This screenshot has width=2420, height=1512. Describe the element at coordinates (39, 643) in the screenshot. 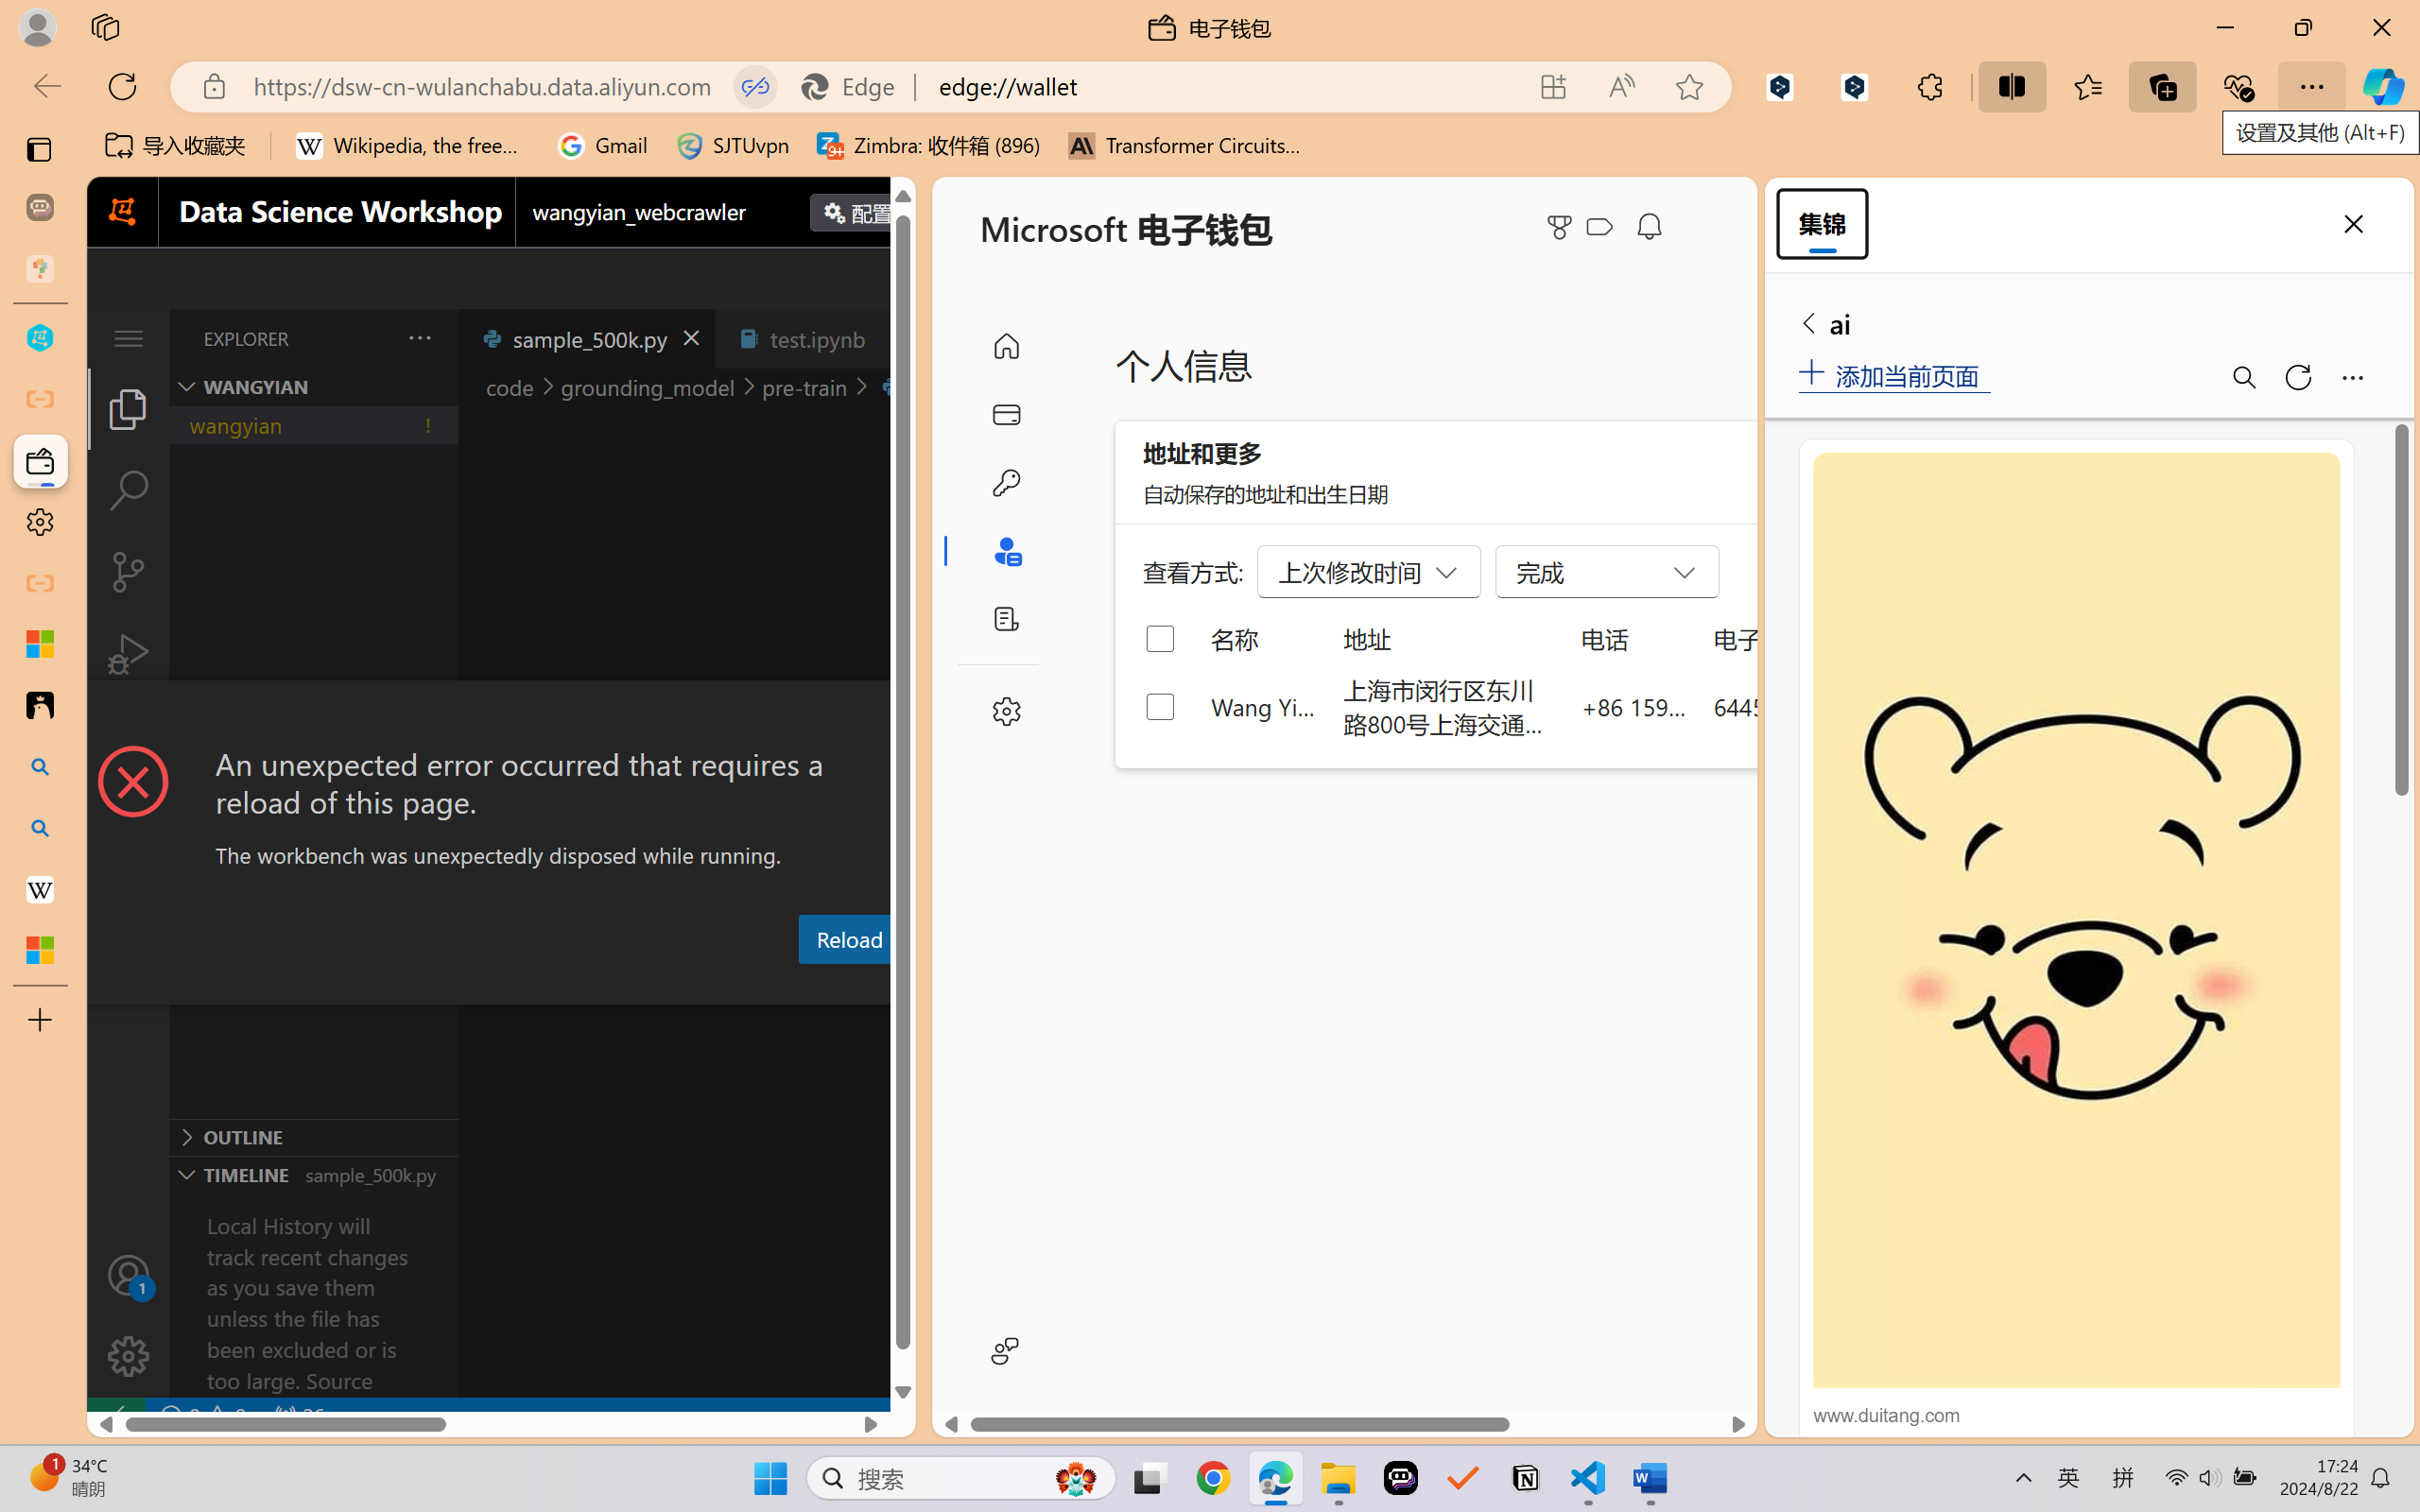

I see `'Microsoft security help and learning'` at that location.